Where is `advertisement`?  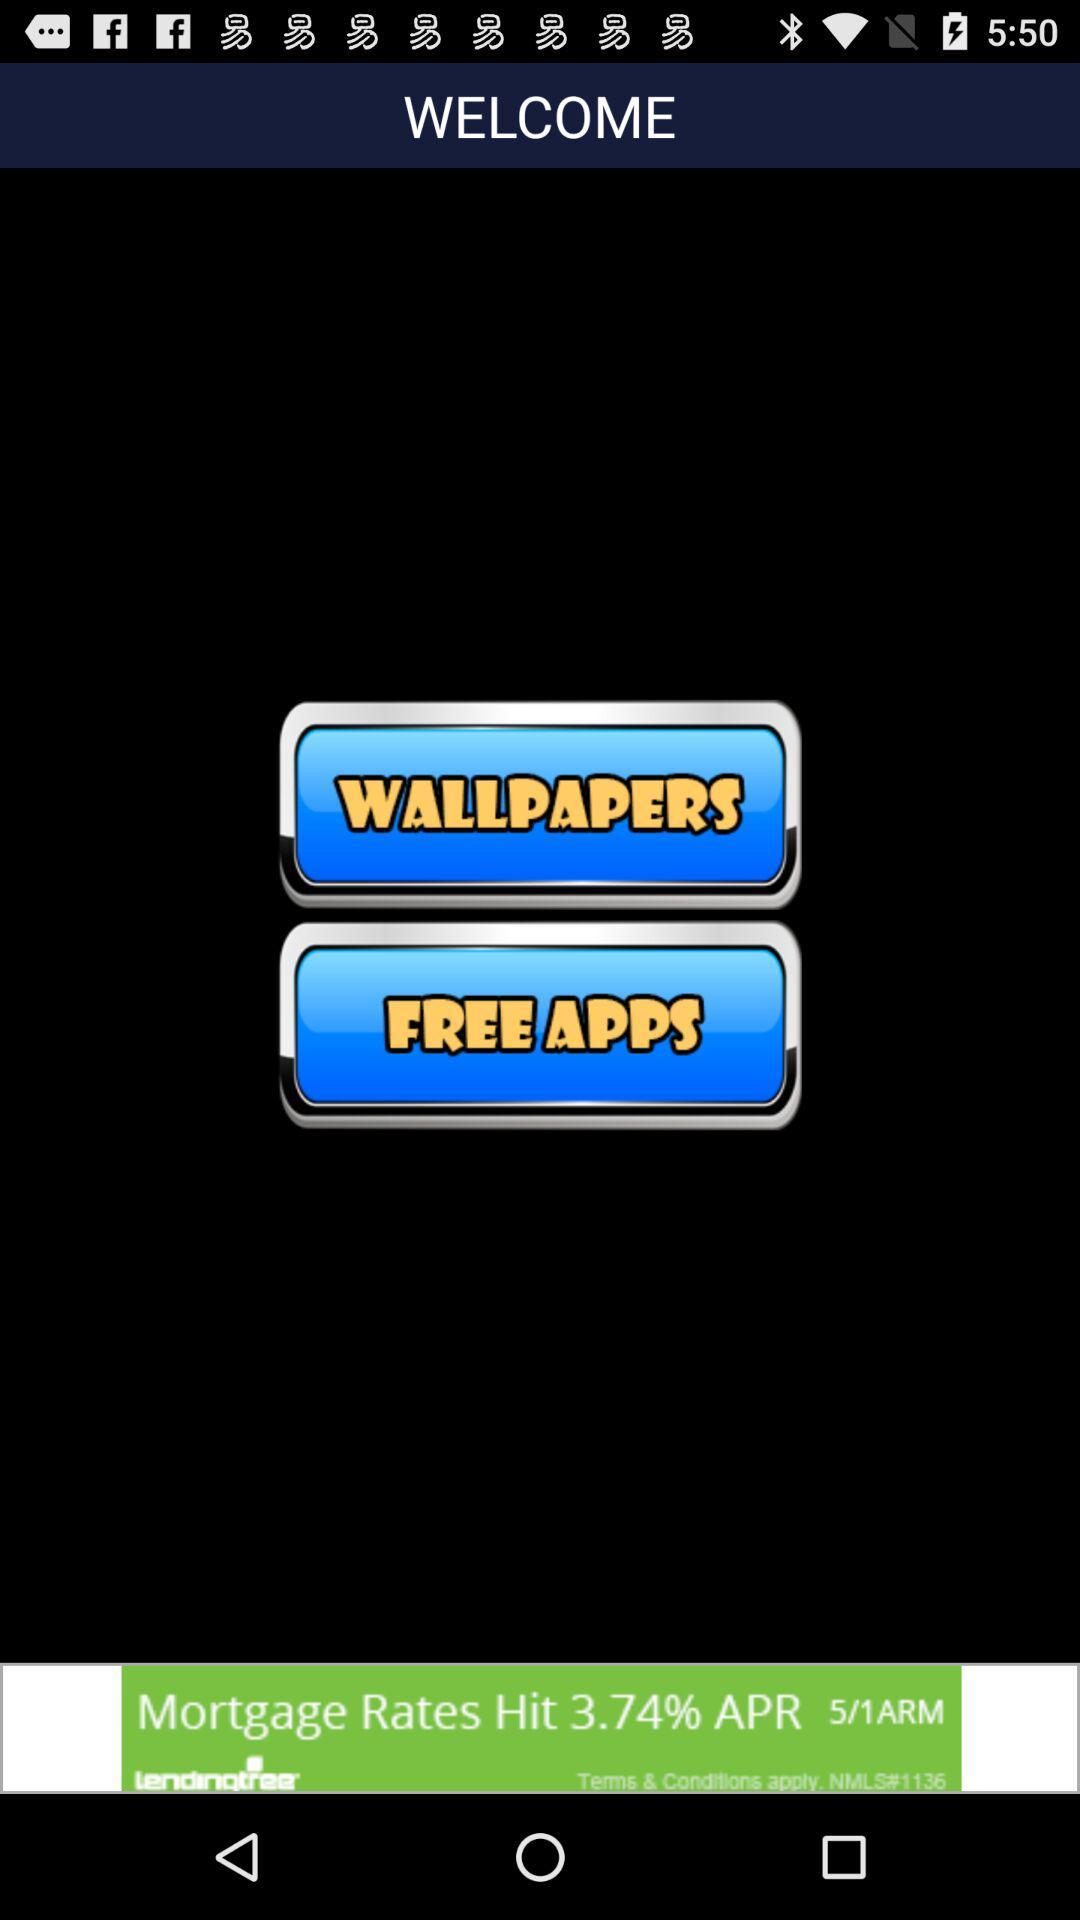
advertisement is located at coordinates (540, 1727).